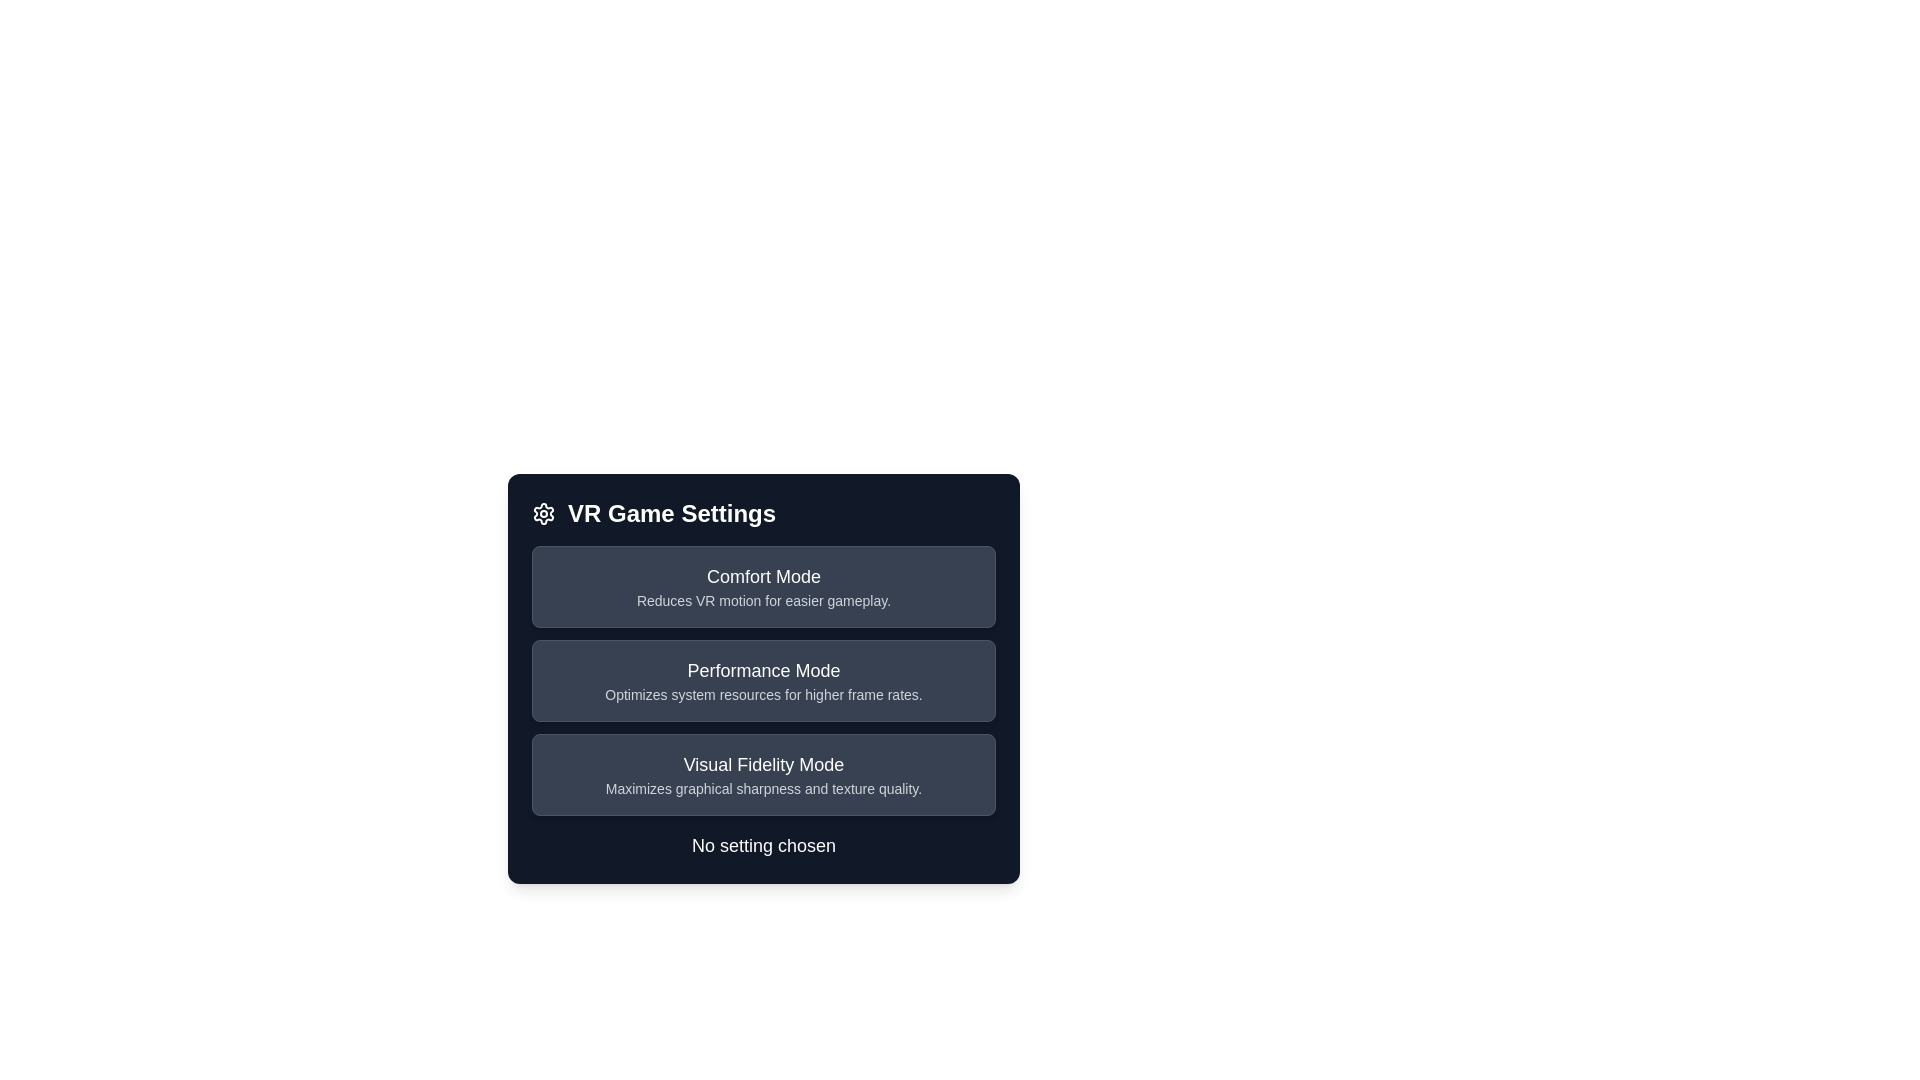 This screenshot has width=1920, height=1080. Describe the element at coordinates (762, 774) in the screenshot. I see `the button for adjusting visual fidelity in the 'VR Game Settings' dialog box, located at the bottom of the options list` at that location.